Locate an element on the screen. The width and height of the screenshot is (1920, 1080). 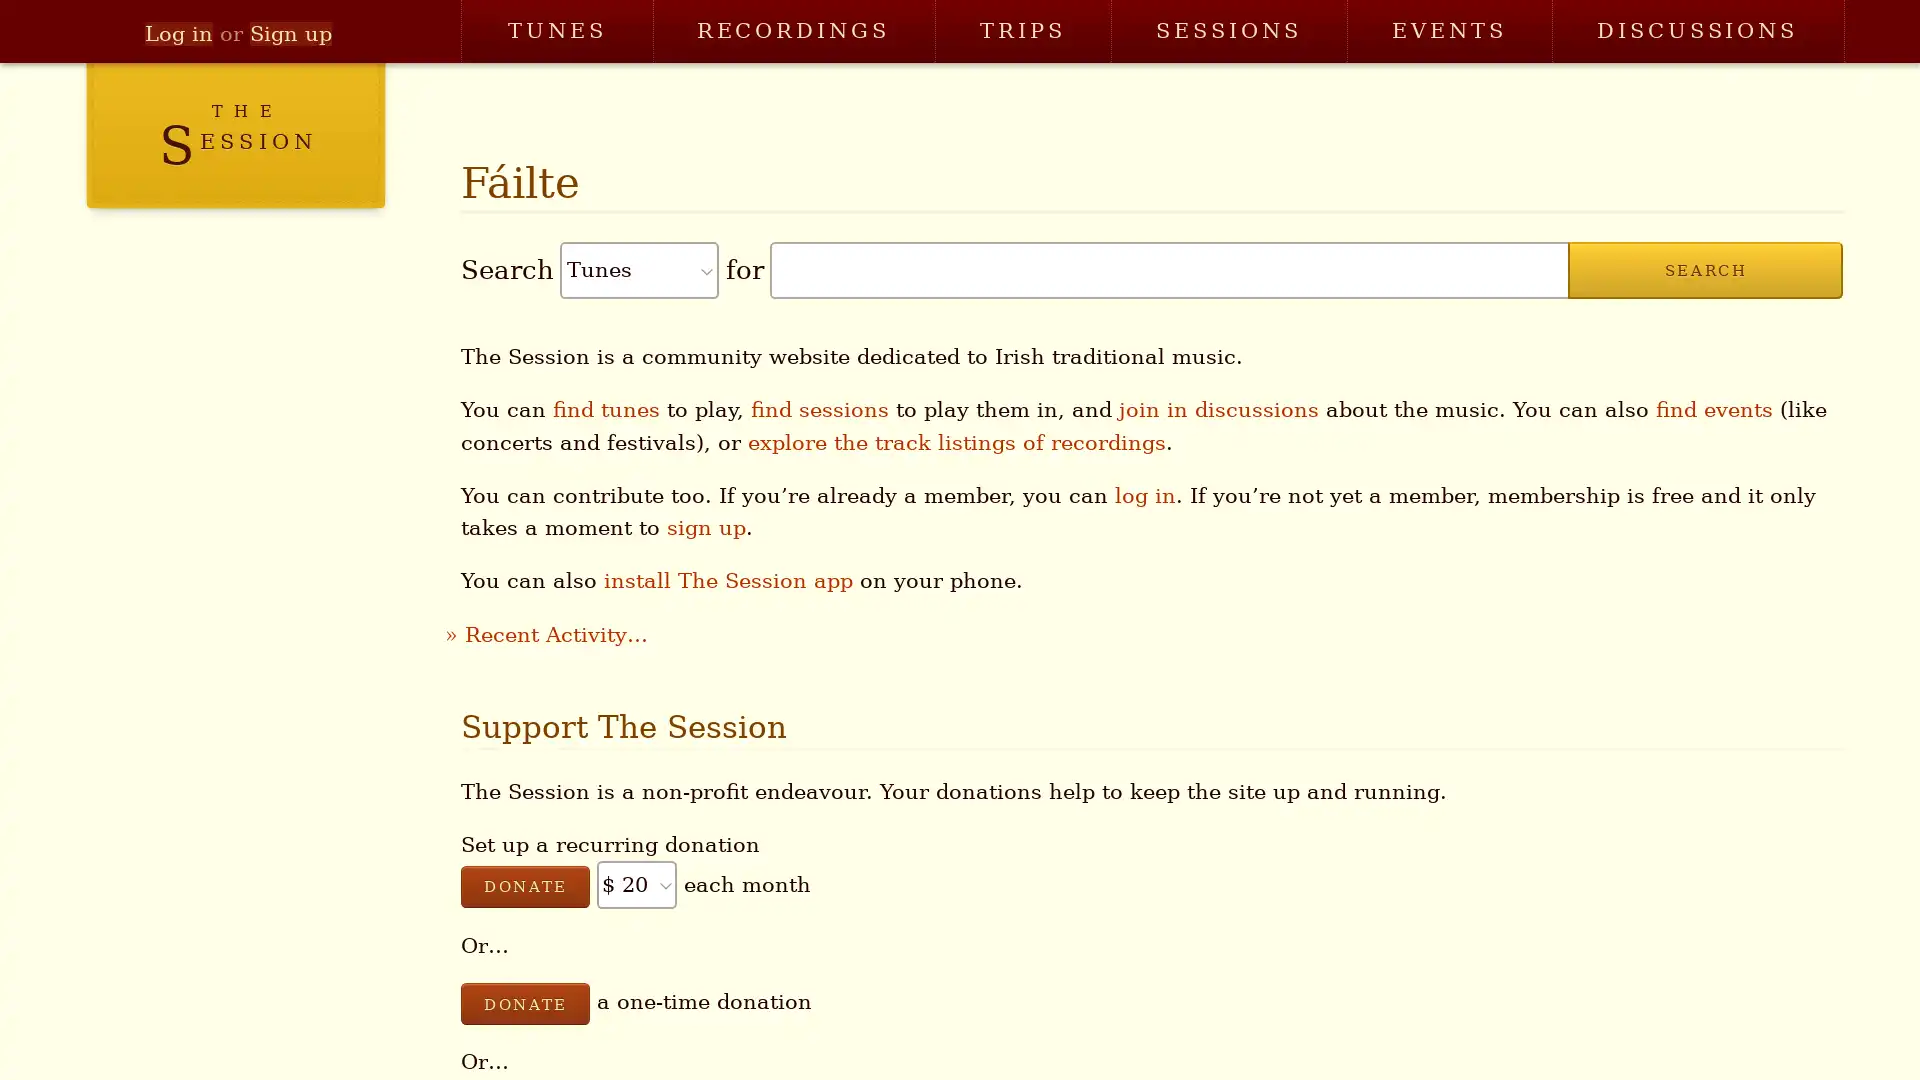
search is located at coordinates (1703, 270).